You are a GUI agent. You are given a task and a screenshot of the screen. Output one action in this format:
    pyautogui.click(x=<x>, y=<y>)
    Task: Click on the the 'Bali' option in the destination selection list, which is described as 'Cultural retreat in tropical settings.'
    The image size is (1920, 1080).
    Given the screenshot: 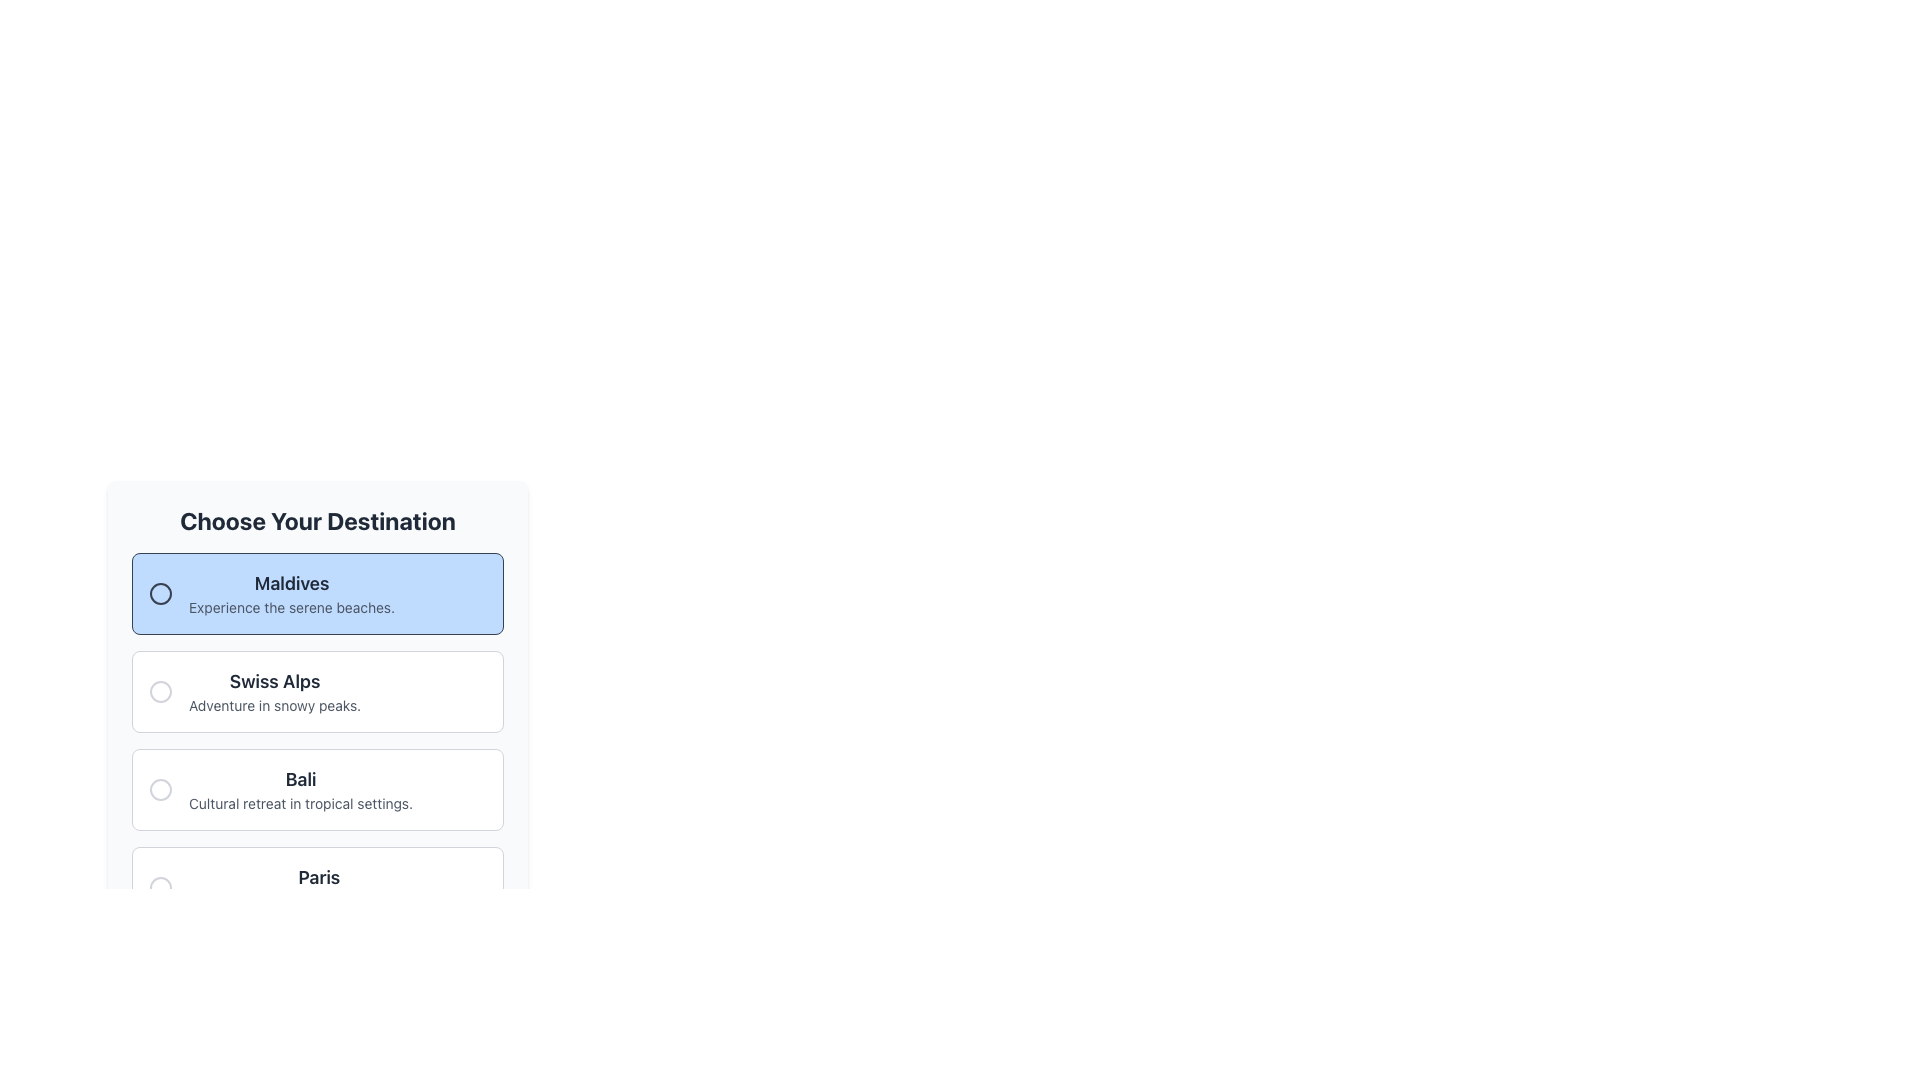 What is the action you would take?
    pyautogui.click(x=300, y=789)
    